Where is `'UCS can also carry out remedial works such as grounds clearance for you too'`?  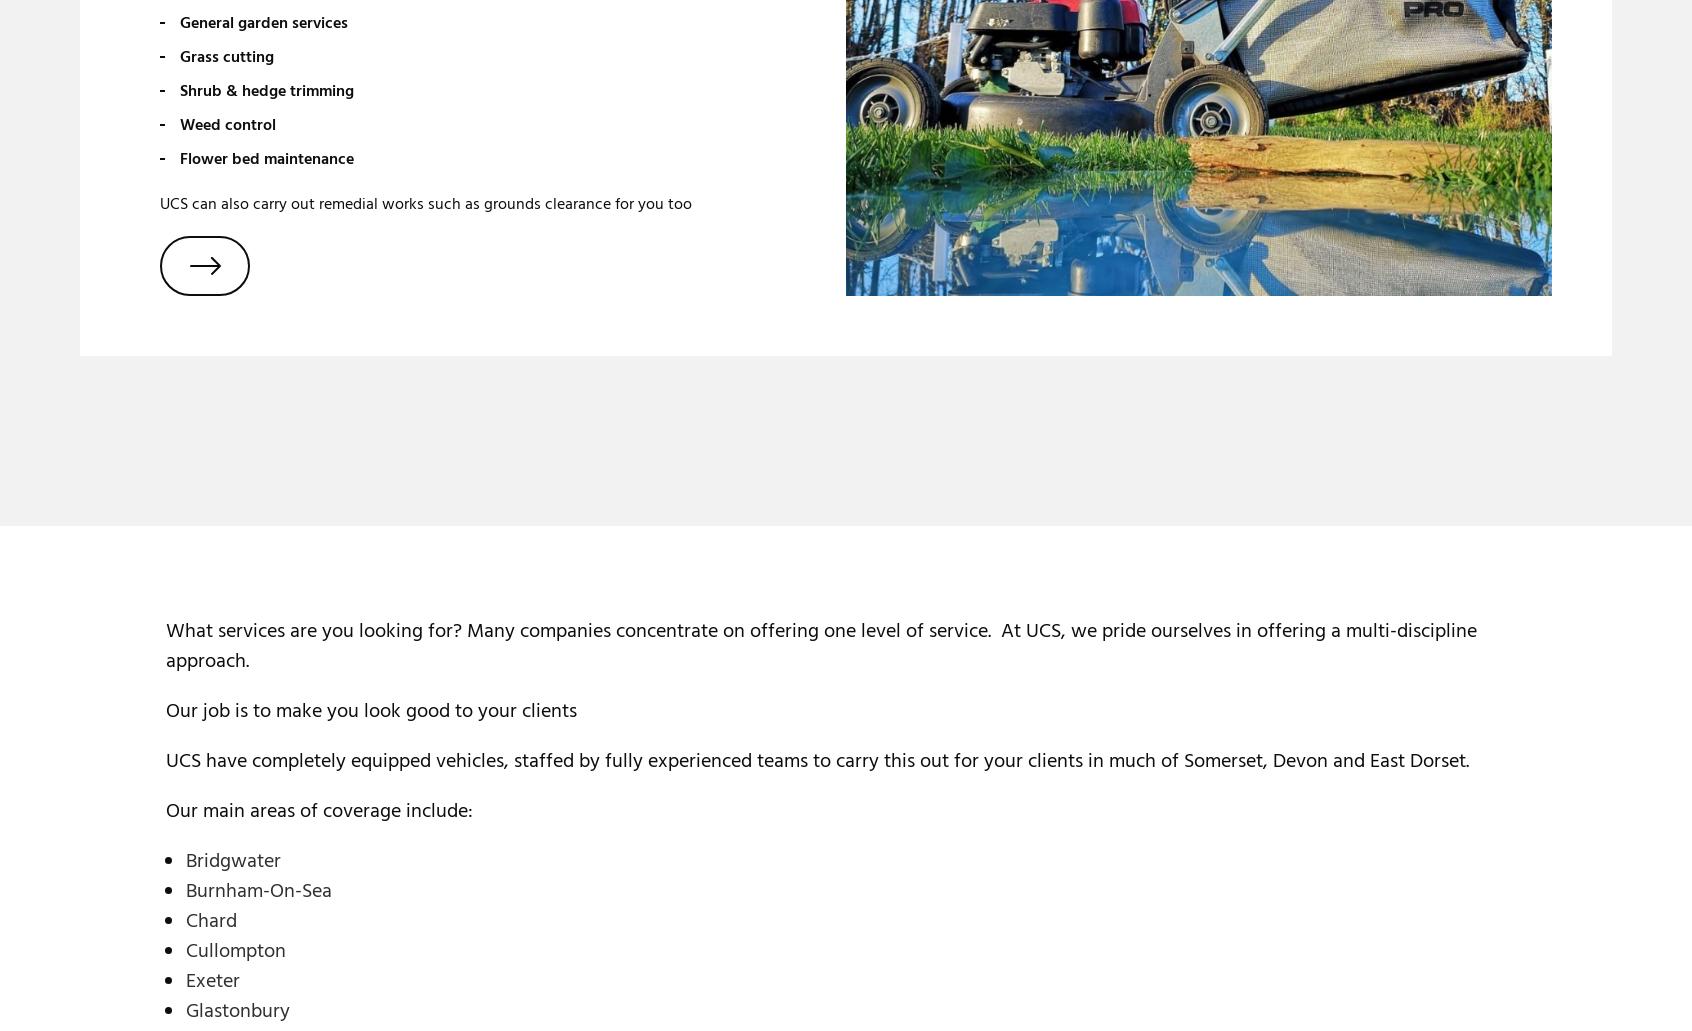 'UCS can also carry out remedial works such as grounds clearance for you too' is located at coordinates (425, 203).